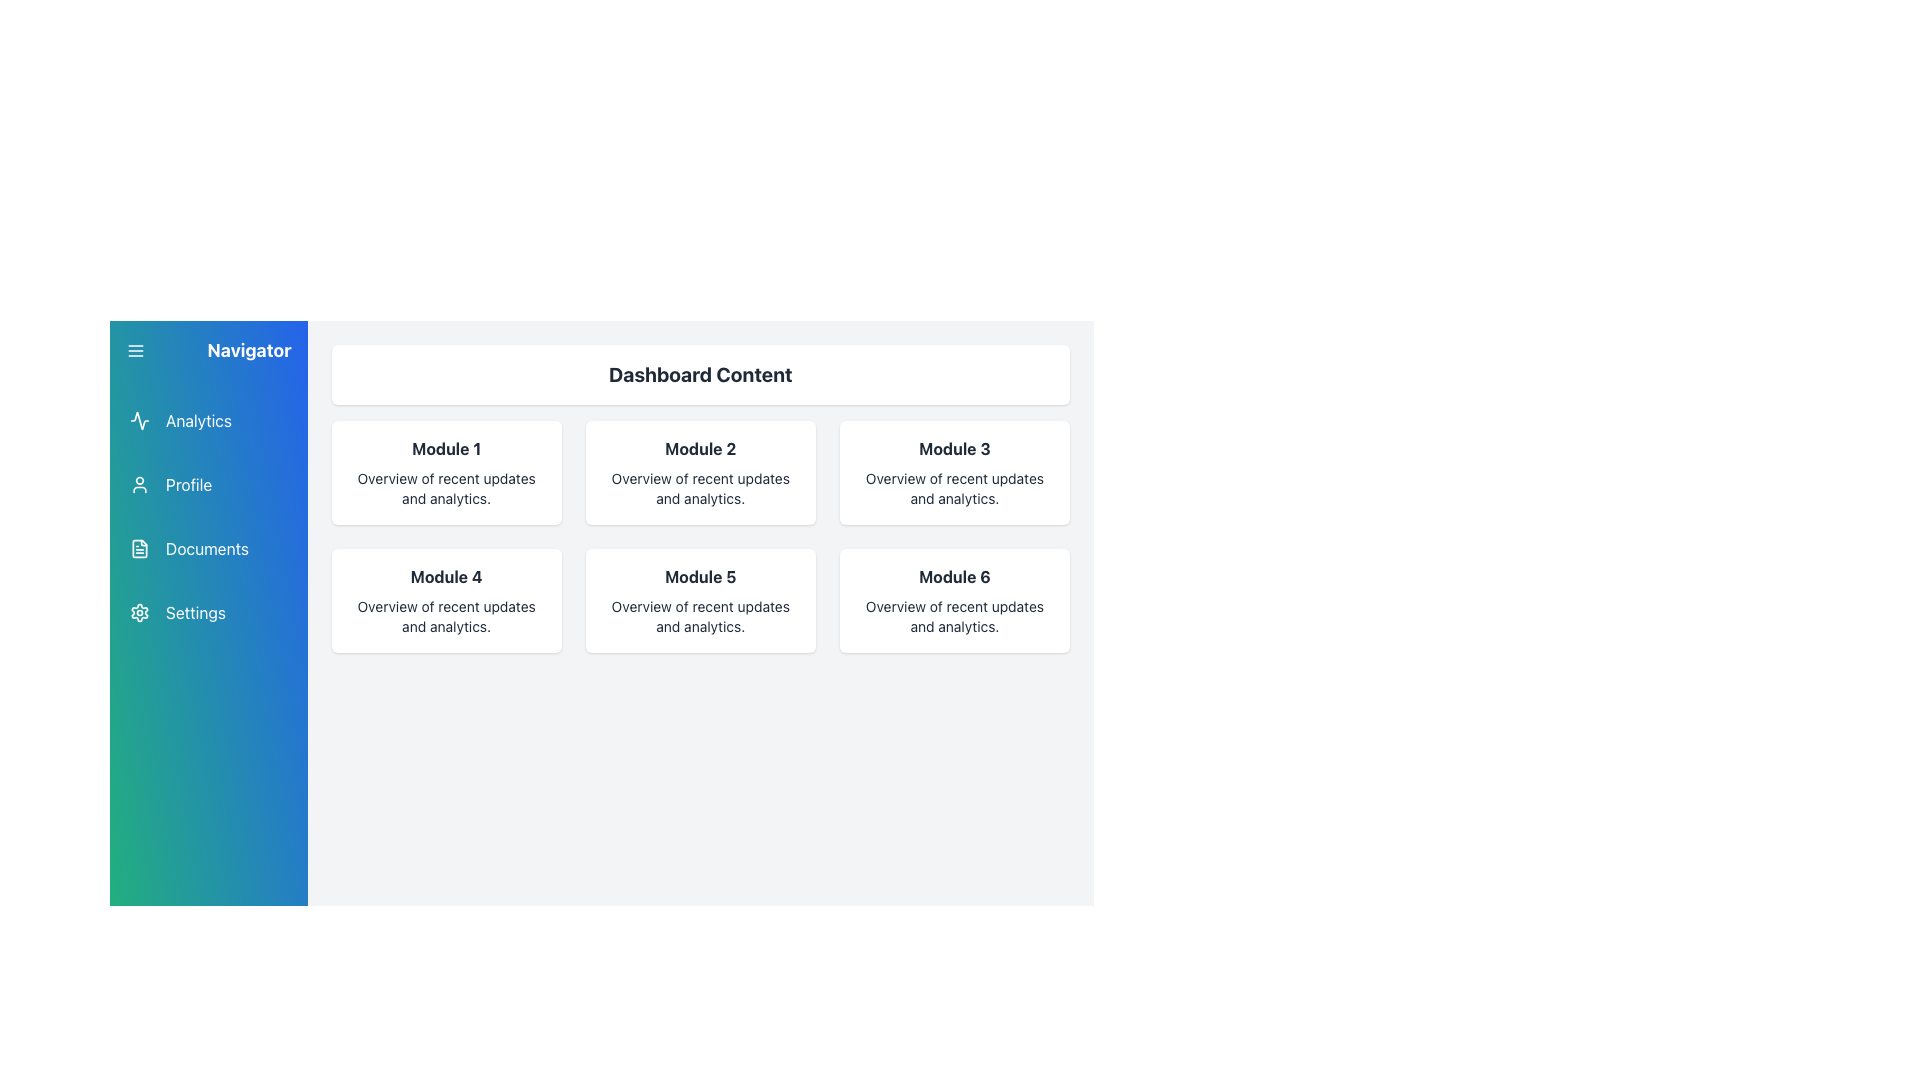 The width and height of the screenshot is (1920, 1080). What do you see at coordinates (700, 600) in the screenshot?
I see `the controls associated with the Informational Card for 'Module 5', which is the fifth card in a grid layout positioned in the second row, middle column` at bounding box center [700, 600].